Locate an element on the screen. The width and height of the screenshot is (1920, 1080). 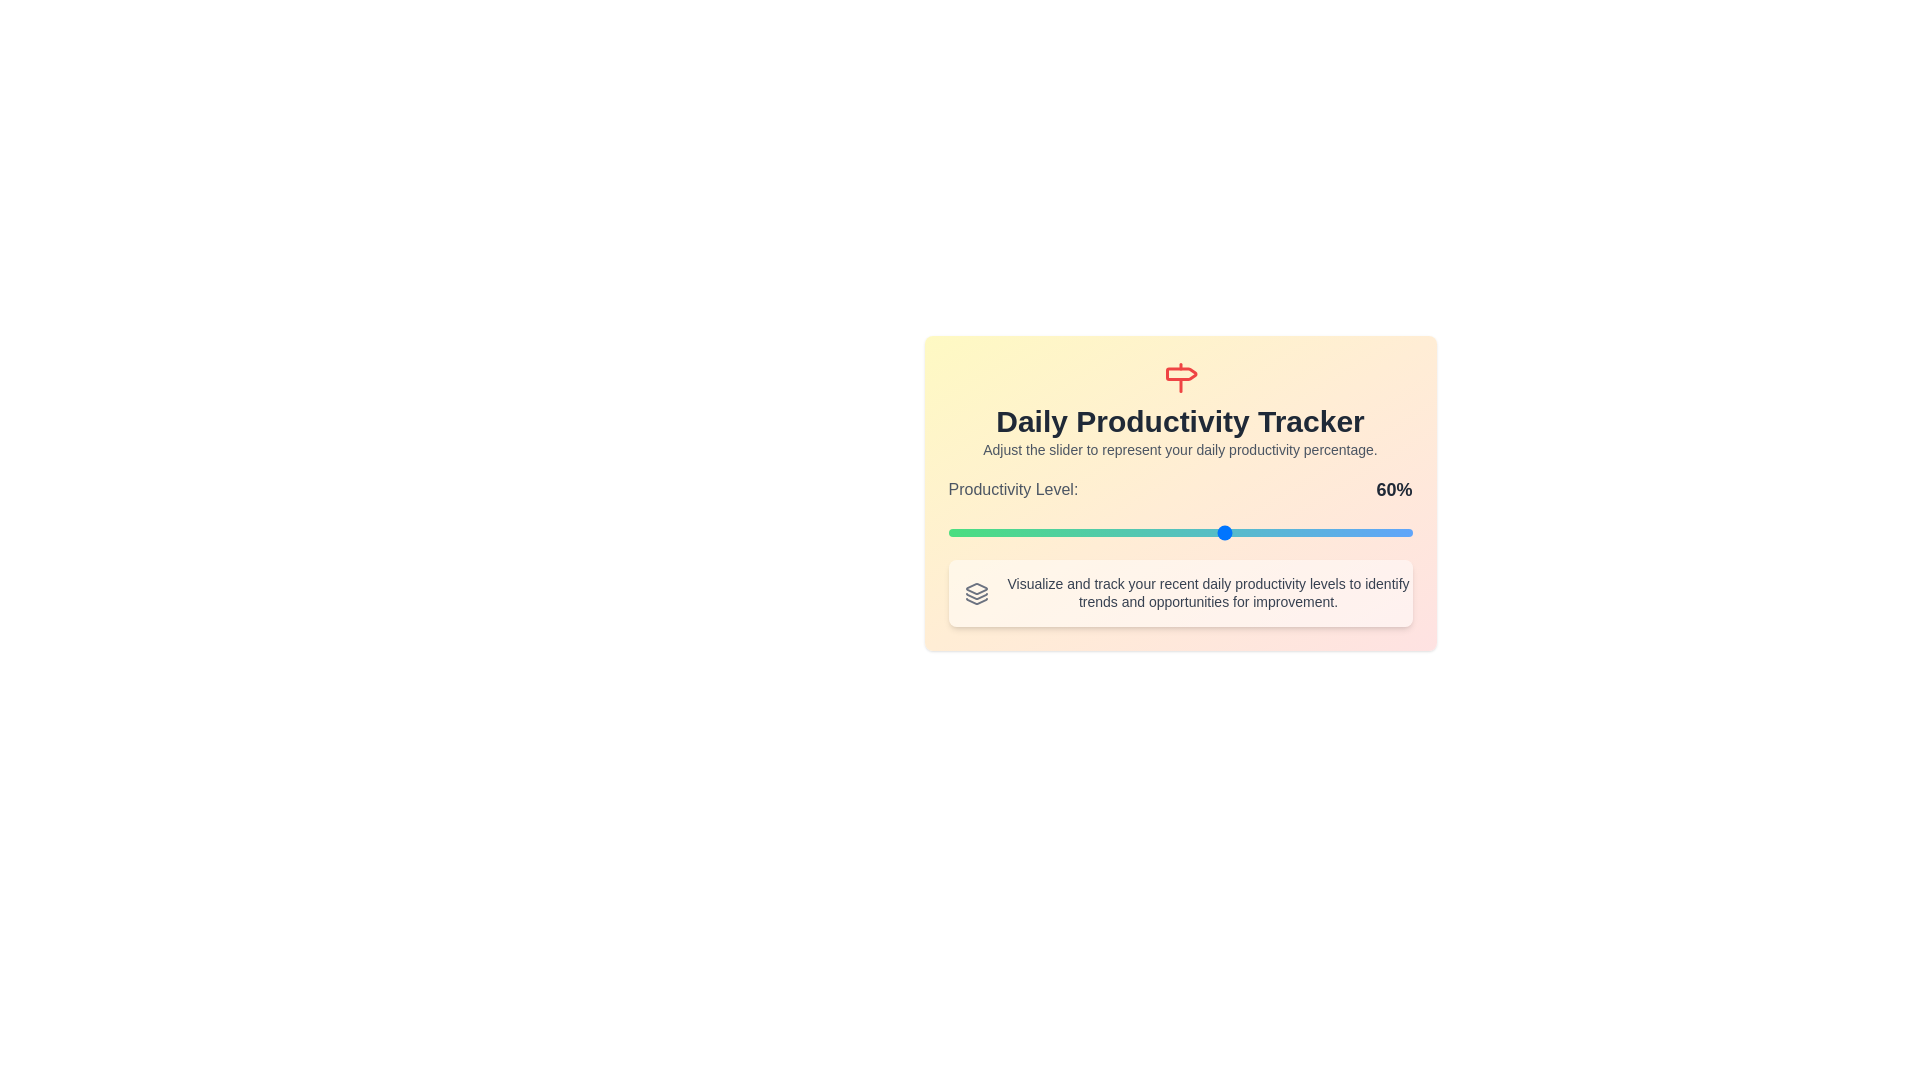
the slider to 24% is located at coordinates (1058, 531).